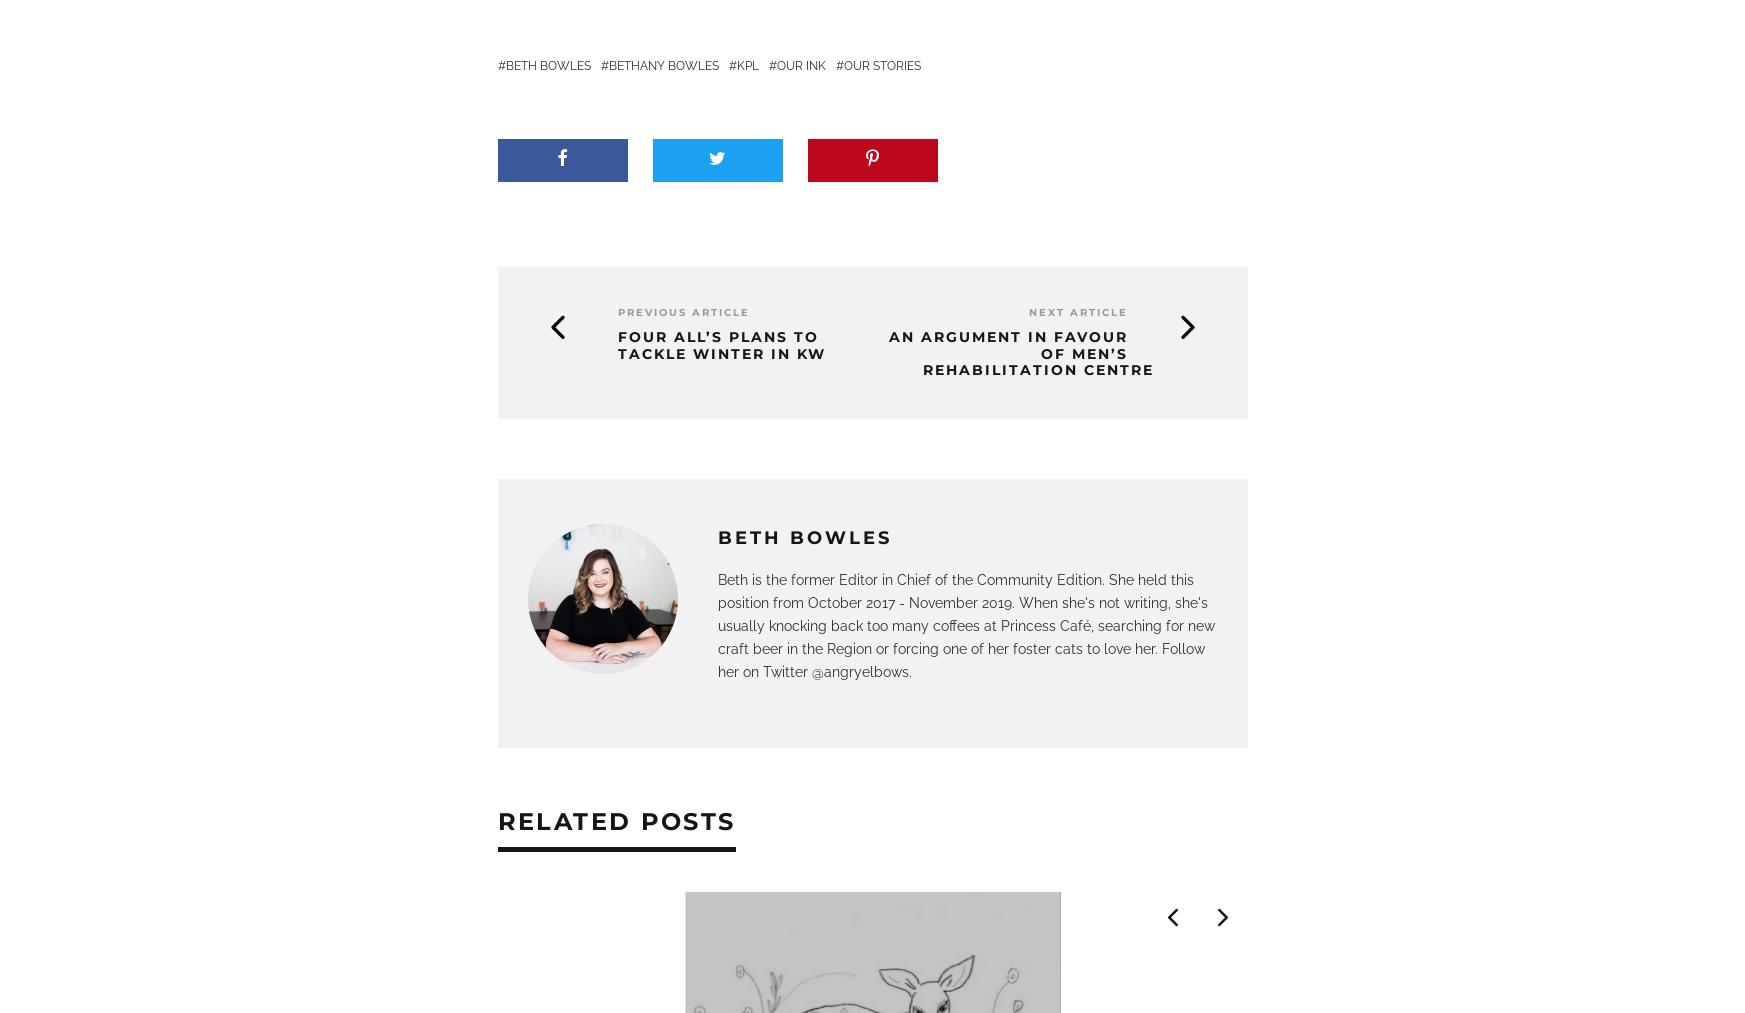 Image resolution: width=1745 pixels, height=1013 pixels. Describe the element at coordinates (682, 311) in the screenshot. I see `'Previous Article'` at that location.